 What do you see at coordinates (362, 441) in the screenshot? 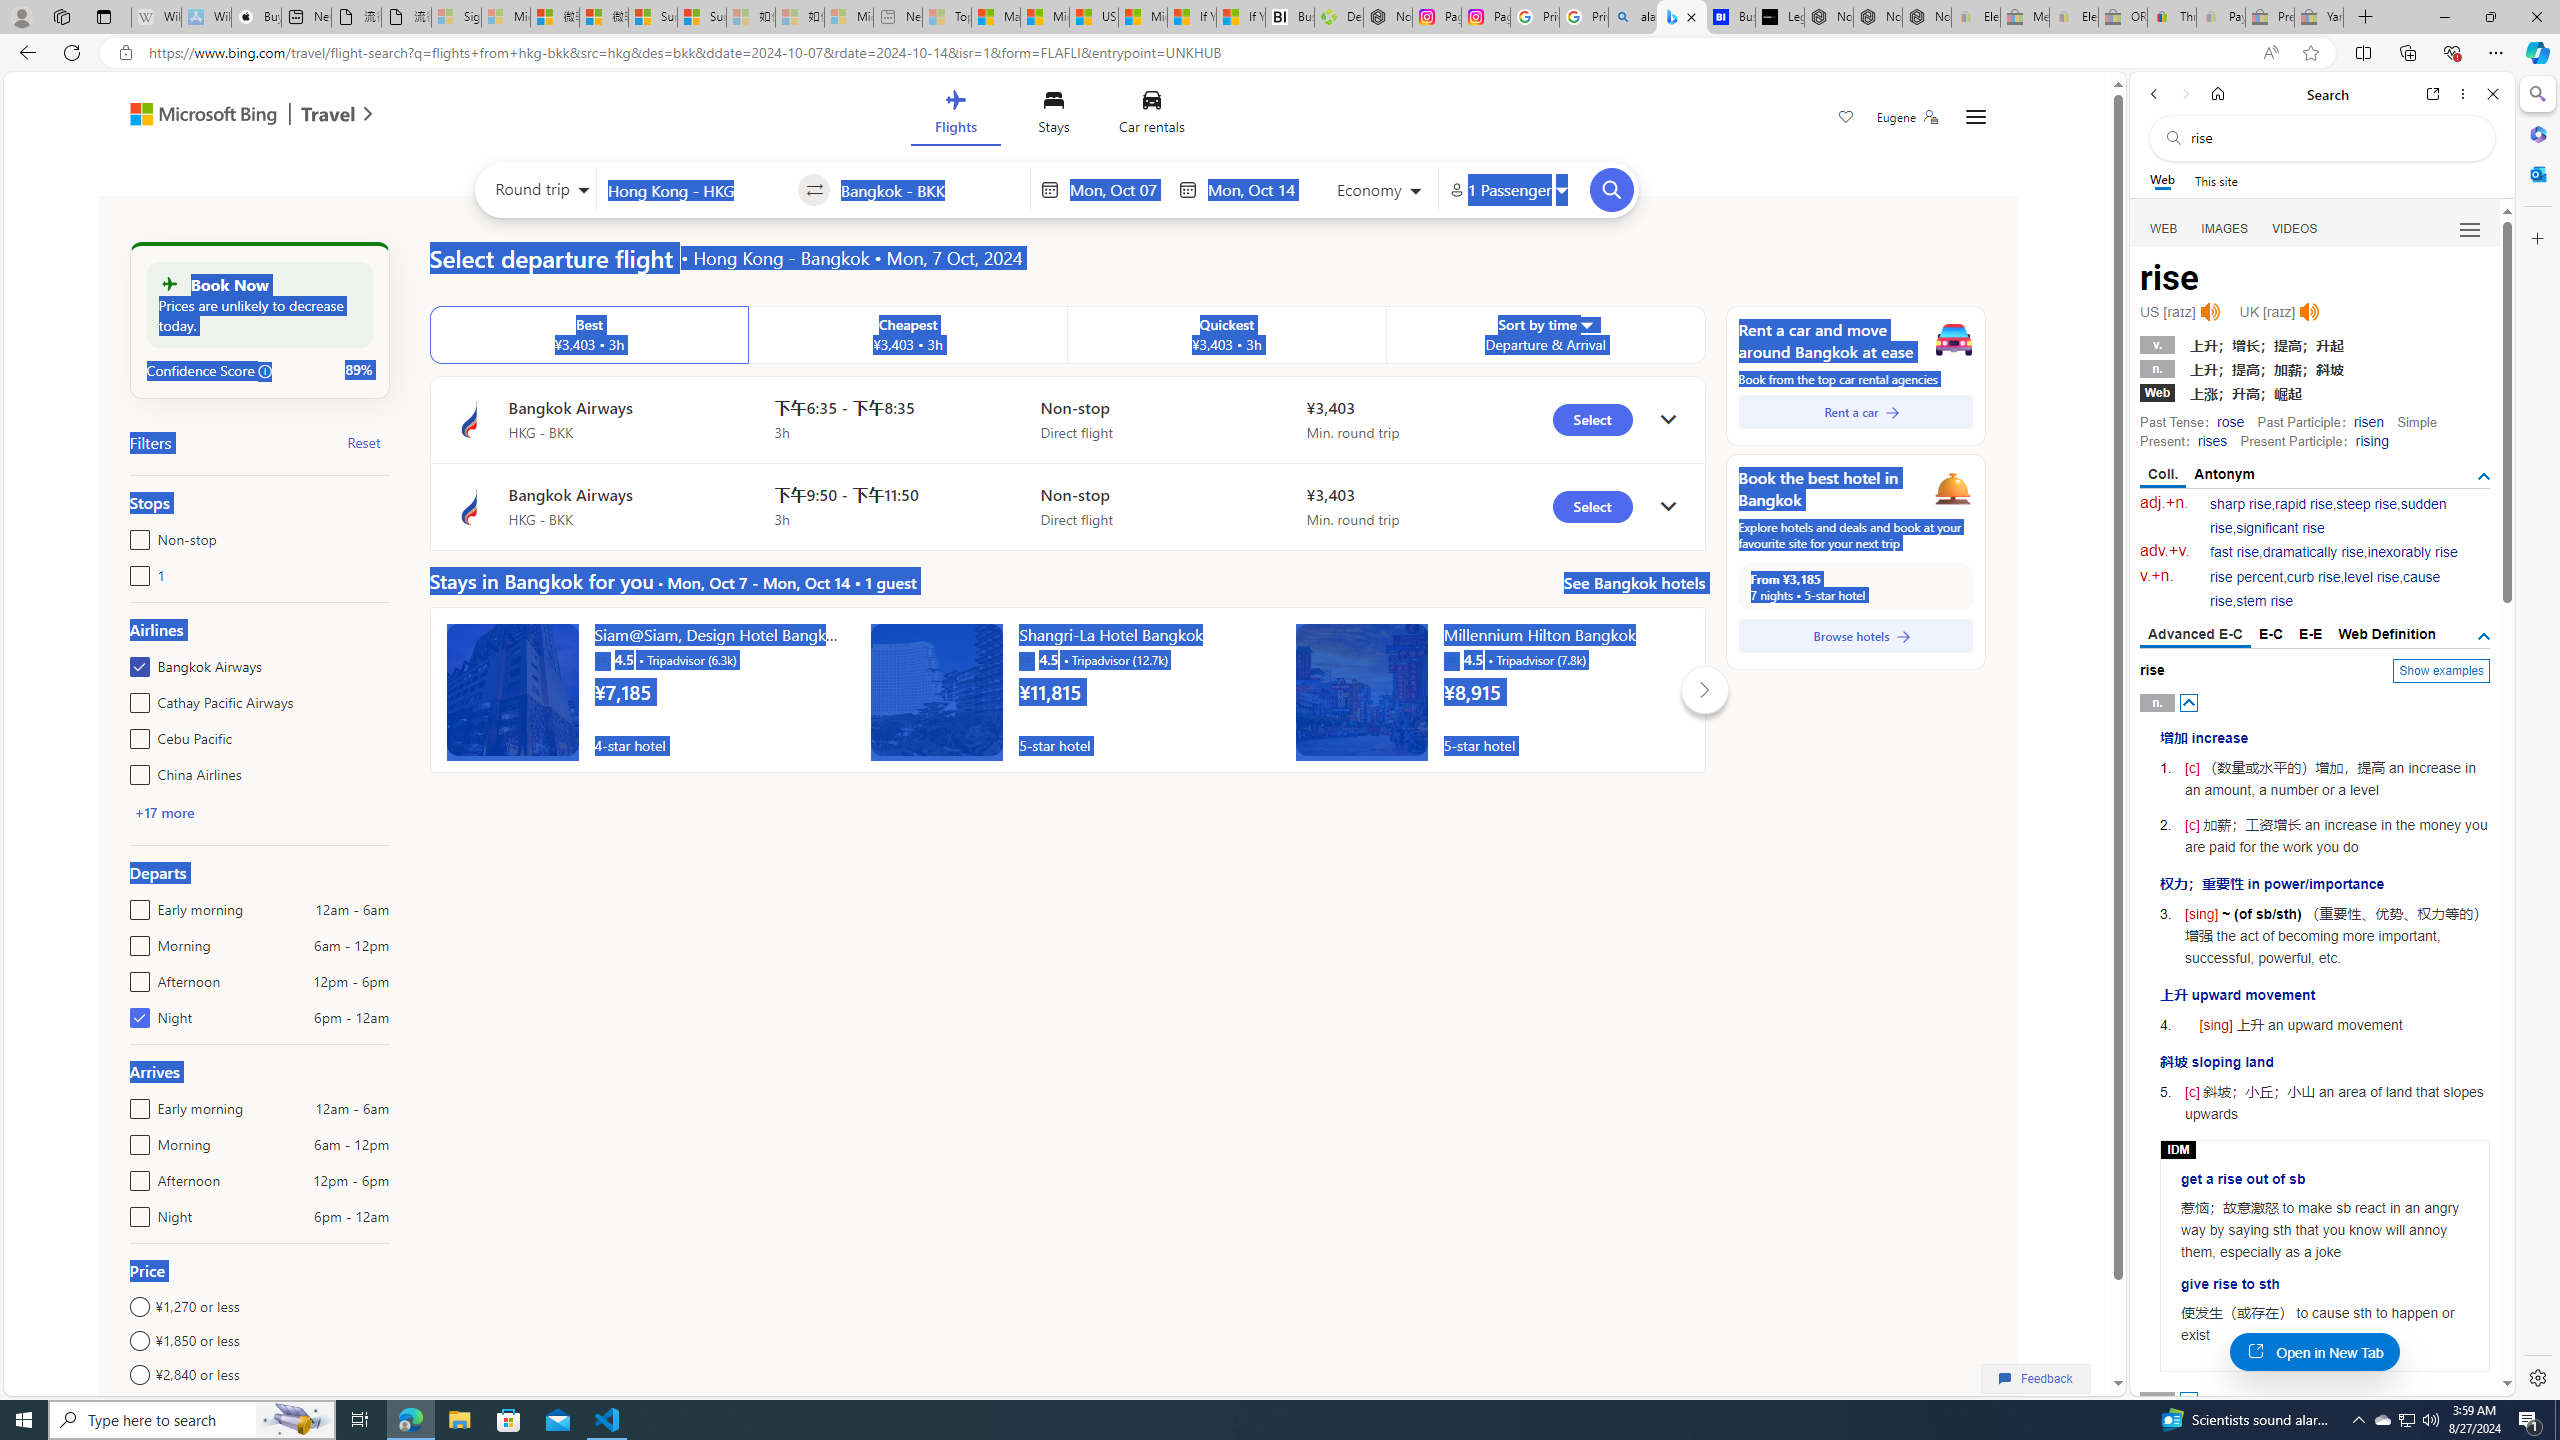
I see `'Reset'` at bounding box center [362, 441].